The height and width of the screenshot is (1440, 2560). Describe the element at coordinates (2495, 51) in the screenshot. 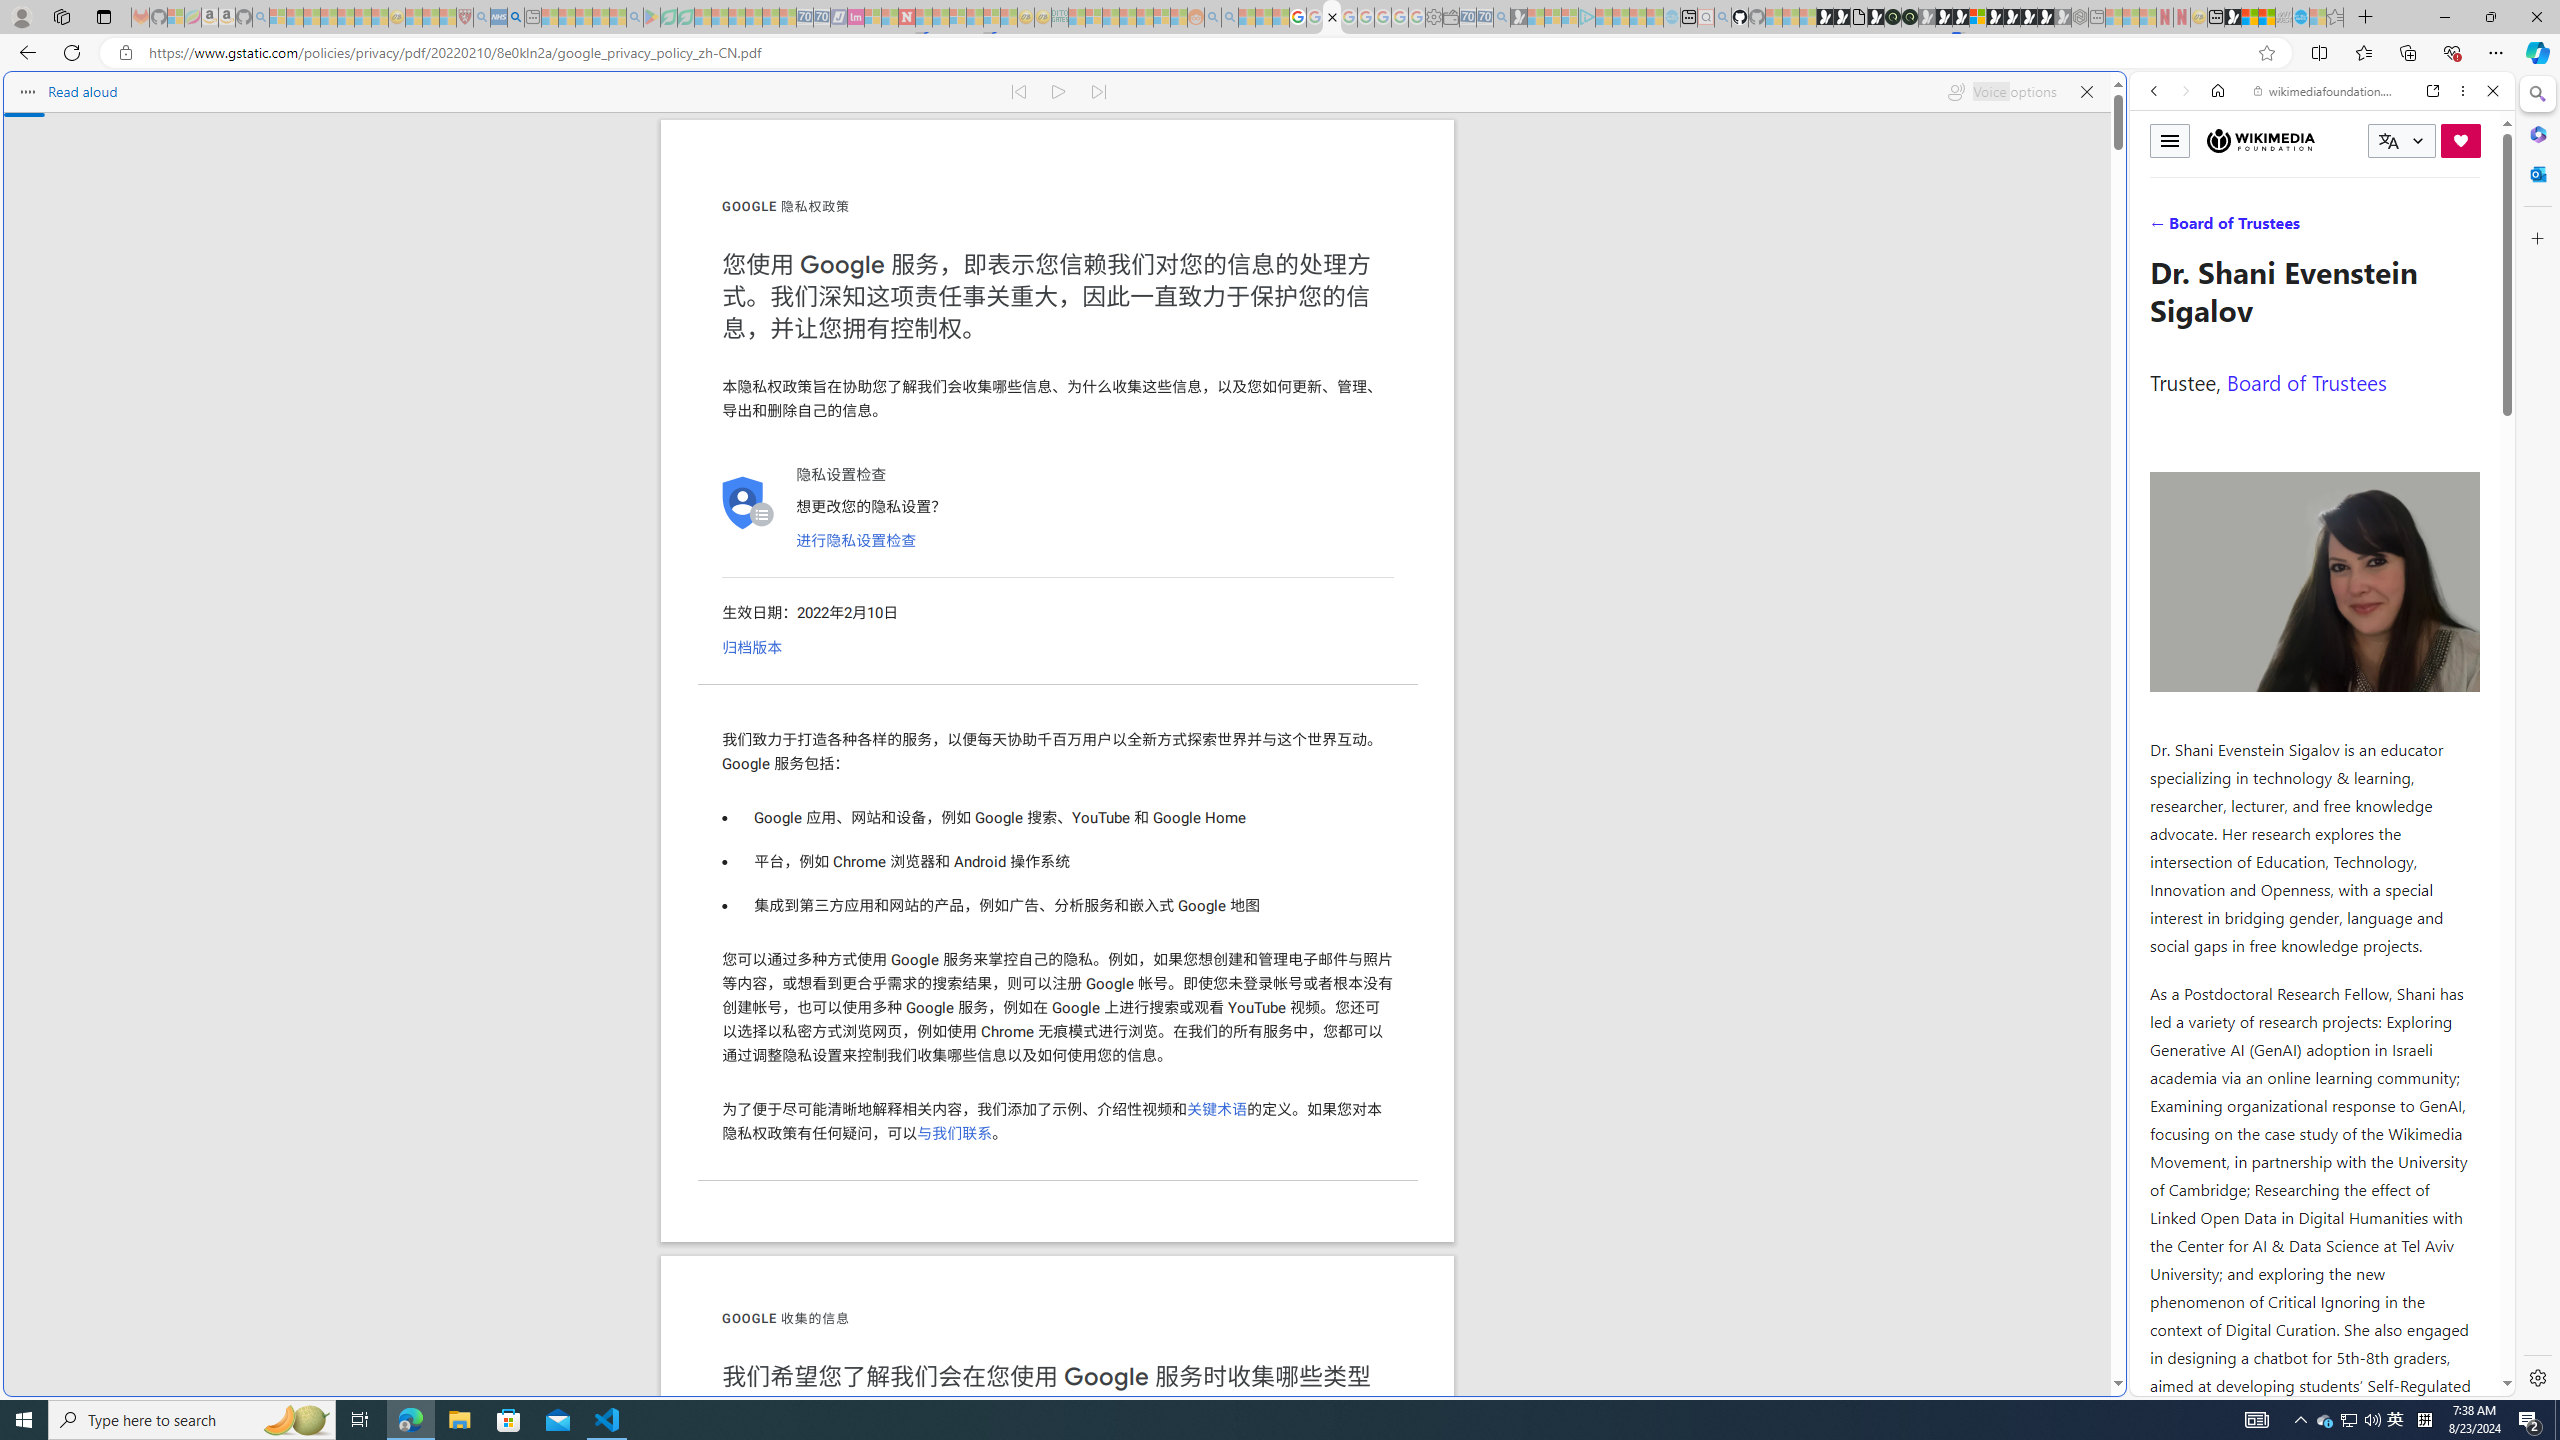

I see `'Settings and more (Alt+F)'` at that location.